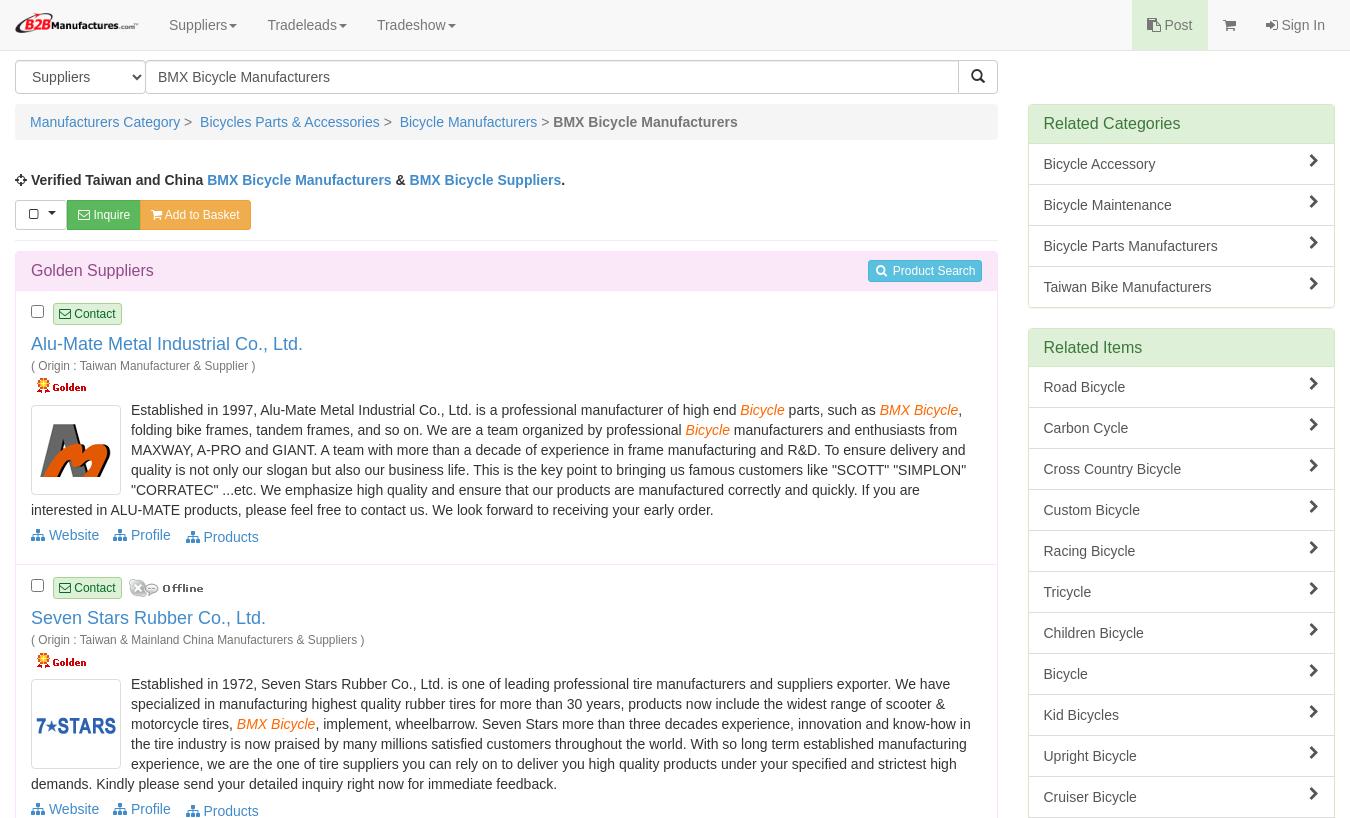 The width and height of the screenshot is (1350, 818). I want to click on 'Seven Stars Rubber Co., Ltd.', so click(148, 617).